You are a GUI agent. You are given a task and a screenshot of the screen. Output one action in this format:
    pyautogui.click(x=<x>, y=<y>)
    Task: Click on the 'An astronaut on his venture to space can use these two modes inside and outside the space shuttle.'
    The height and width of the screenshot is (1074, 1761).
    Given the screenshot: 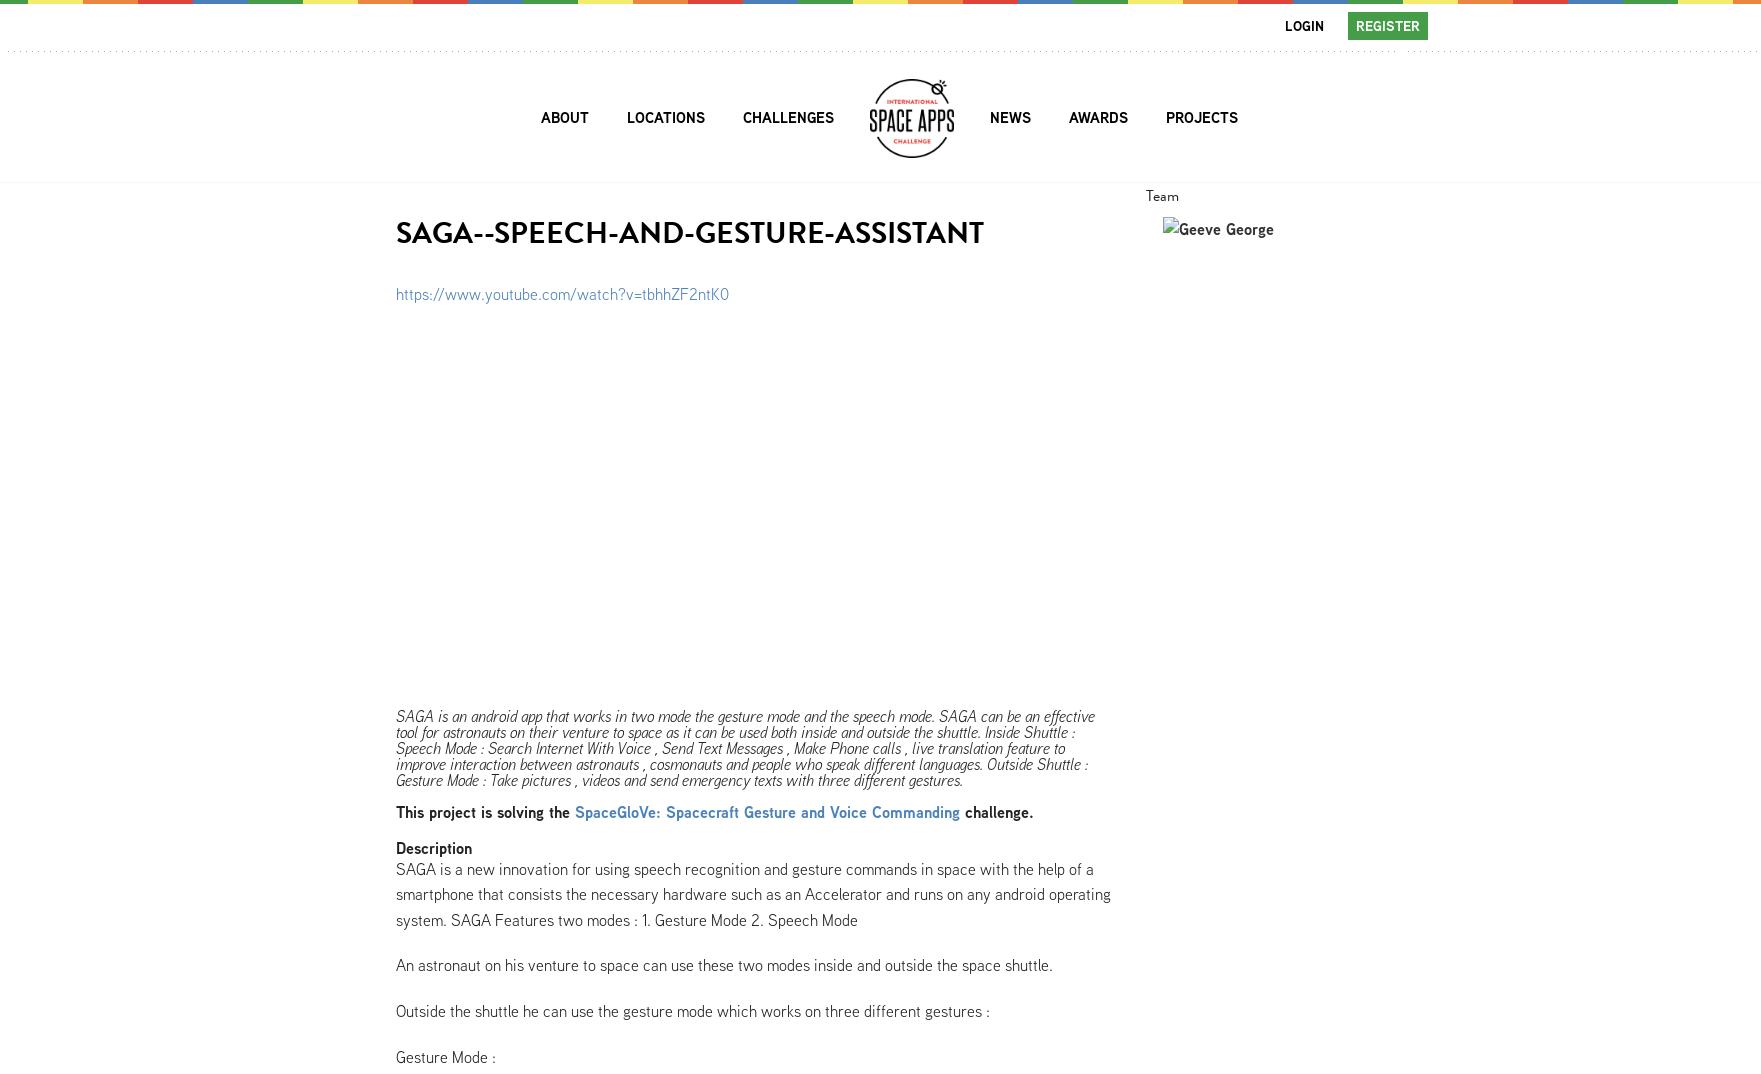 What is the action you would take?
    pyautogui.click(x=723, y=965)
    